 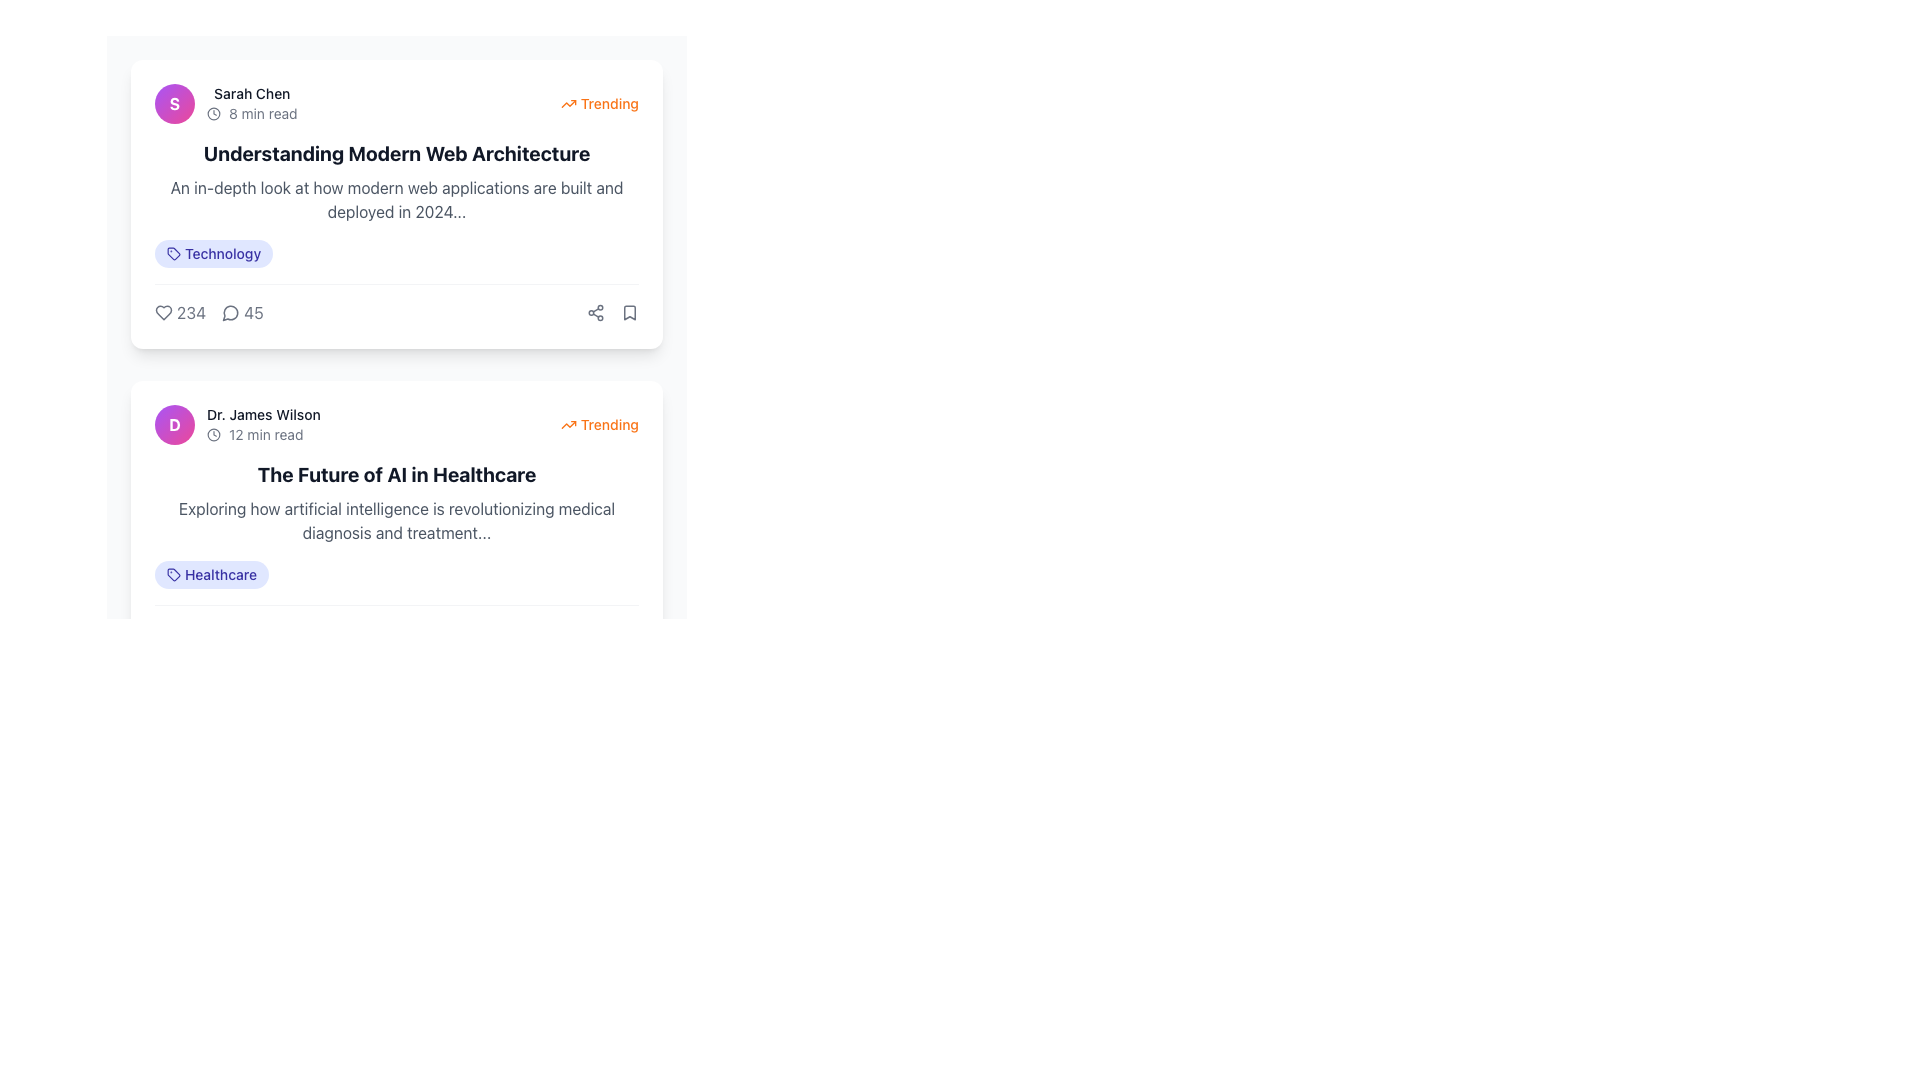 I want to click on the static text label displaying 'Dr. James Wilson', which is located below the avatar and above the clock icon in the second card of the vertically stacked list layout, so click(x=262, y=414).